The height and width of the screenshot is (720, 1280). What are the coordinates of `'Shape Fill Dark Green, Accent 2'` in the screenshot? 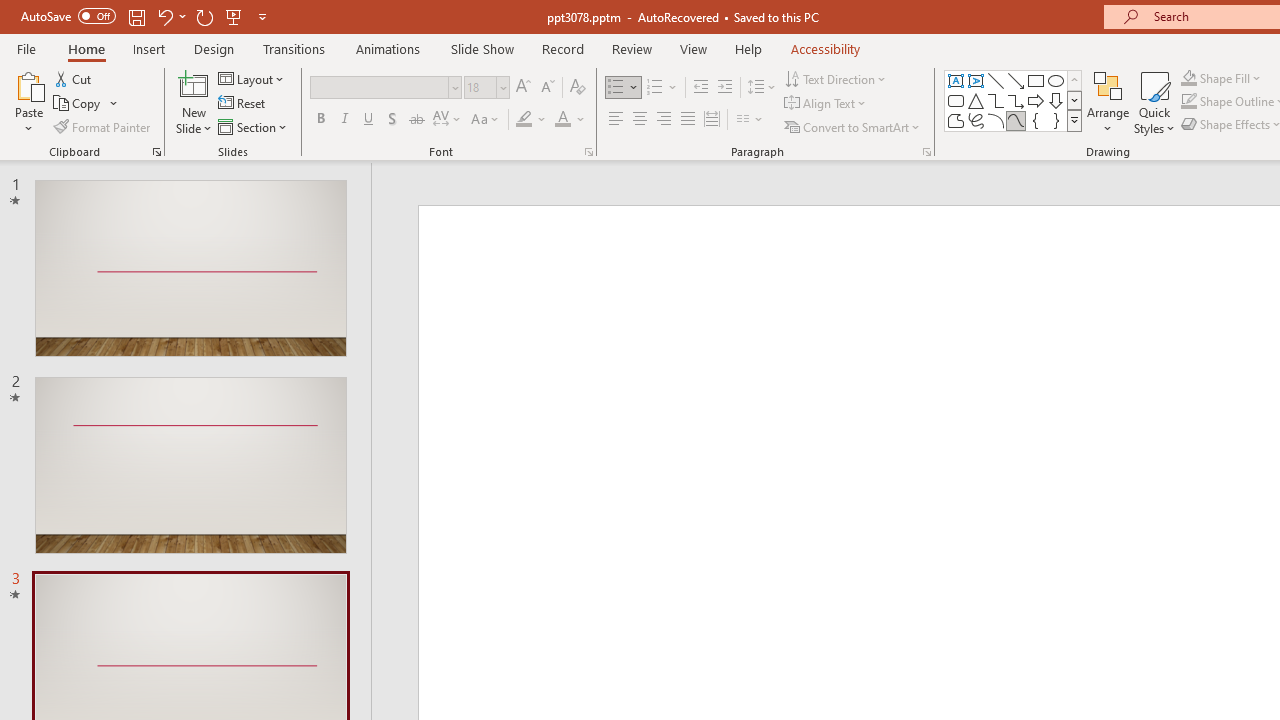 It's located at (1189, 77).